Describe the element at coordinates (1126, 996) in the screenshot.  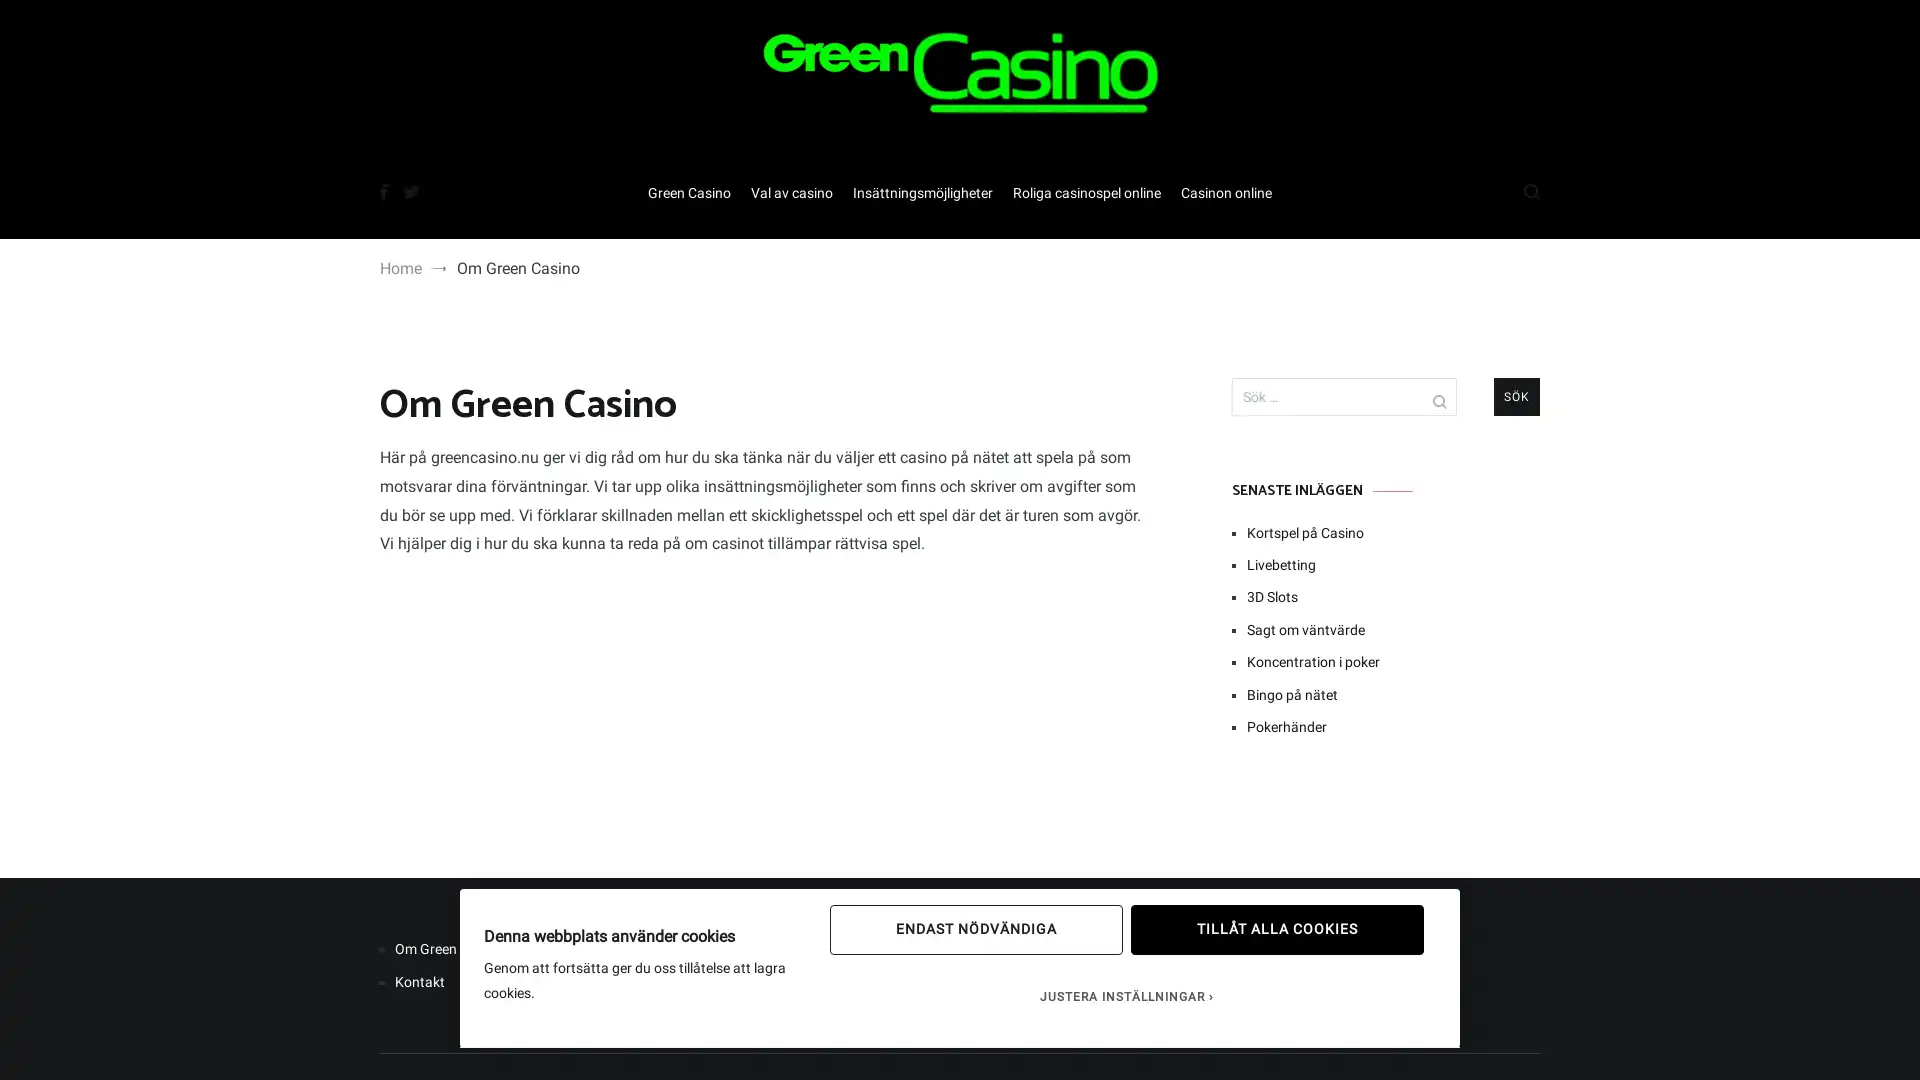
I see `JUSTERA INSTALLNINGAR` at that location.